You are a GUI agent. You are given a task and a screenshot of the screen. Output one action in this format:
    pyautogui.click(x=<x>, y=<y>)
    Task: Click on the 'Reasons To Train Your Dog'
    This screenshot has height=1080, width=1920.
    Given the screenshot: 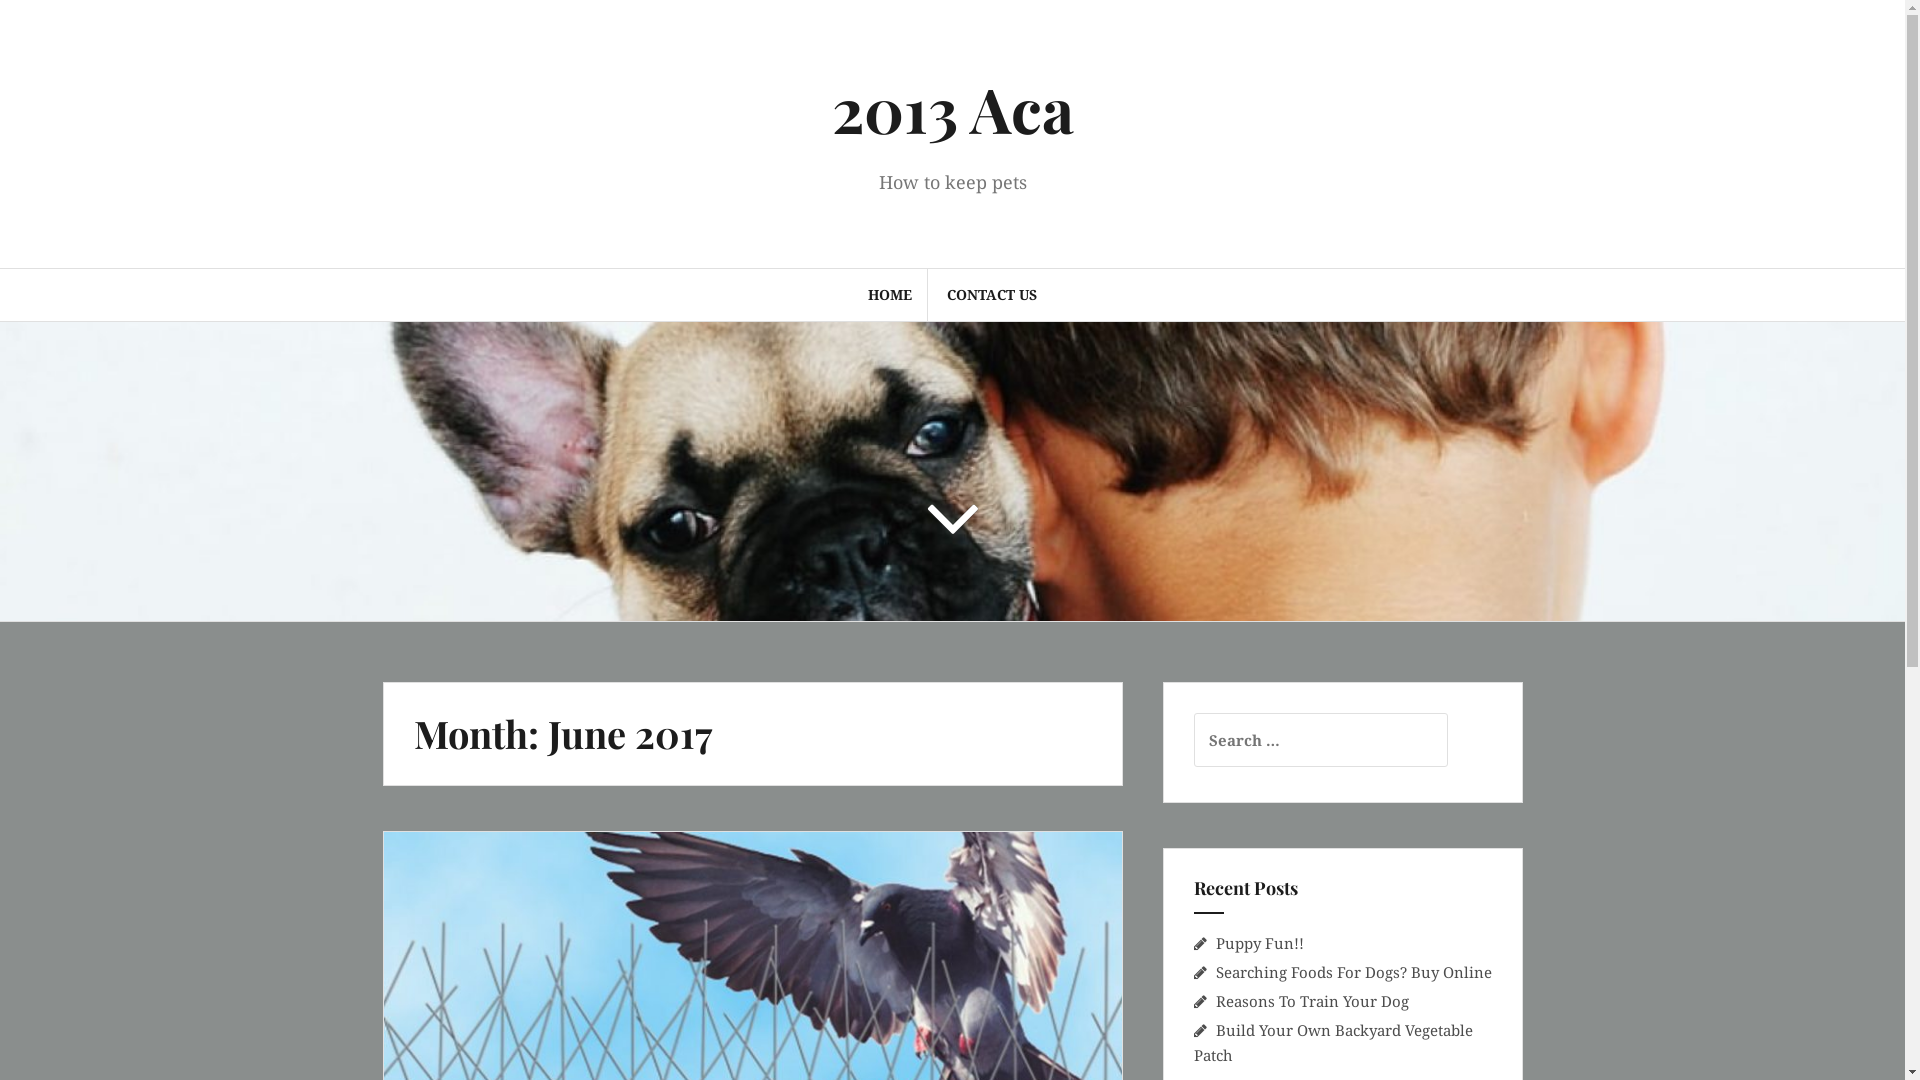 What is the action you would take?
    pyautogui.click(x=1312, y=1001)
    